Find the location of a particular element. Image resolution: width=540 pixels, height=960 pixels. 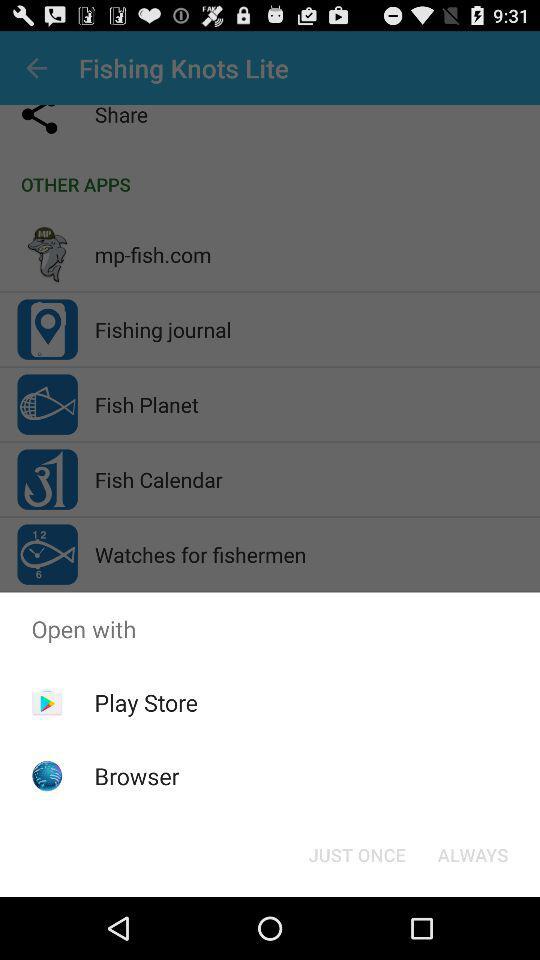

always button is located at coordinates (472, 853).